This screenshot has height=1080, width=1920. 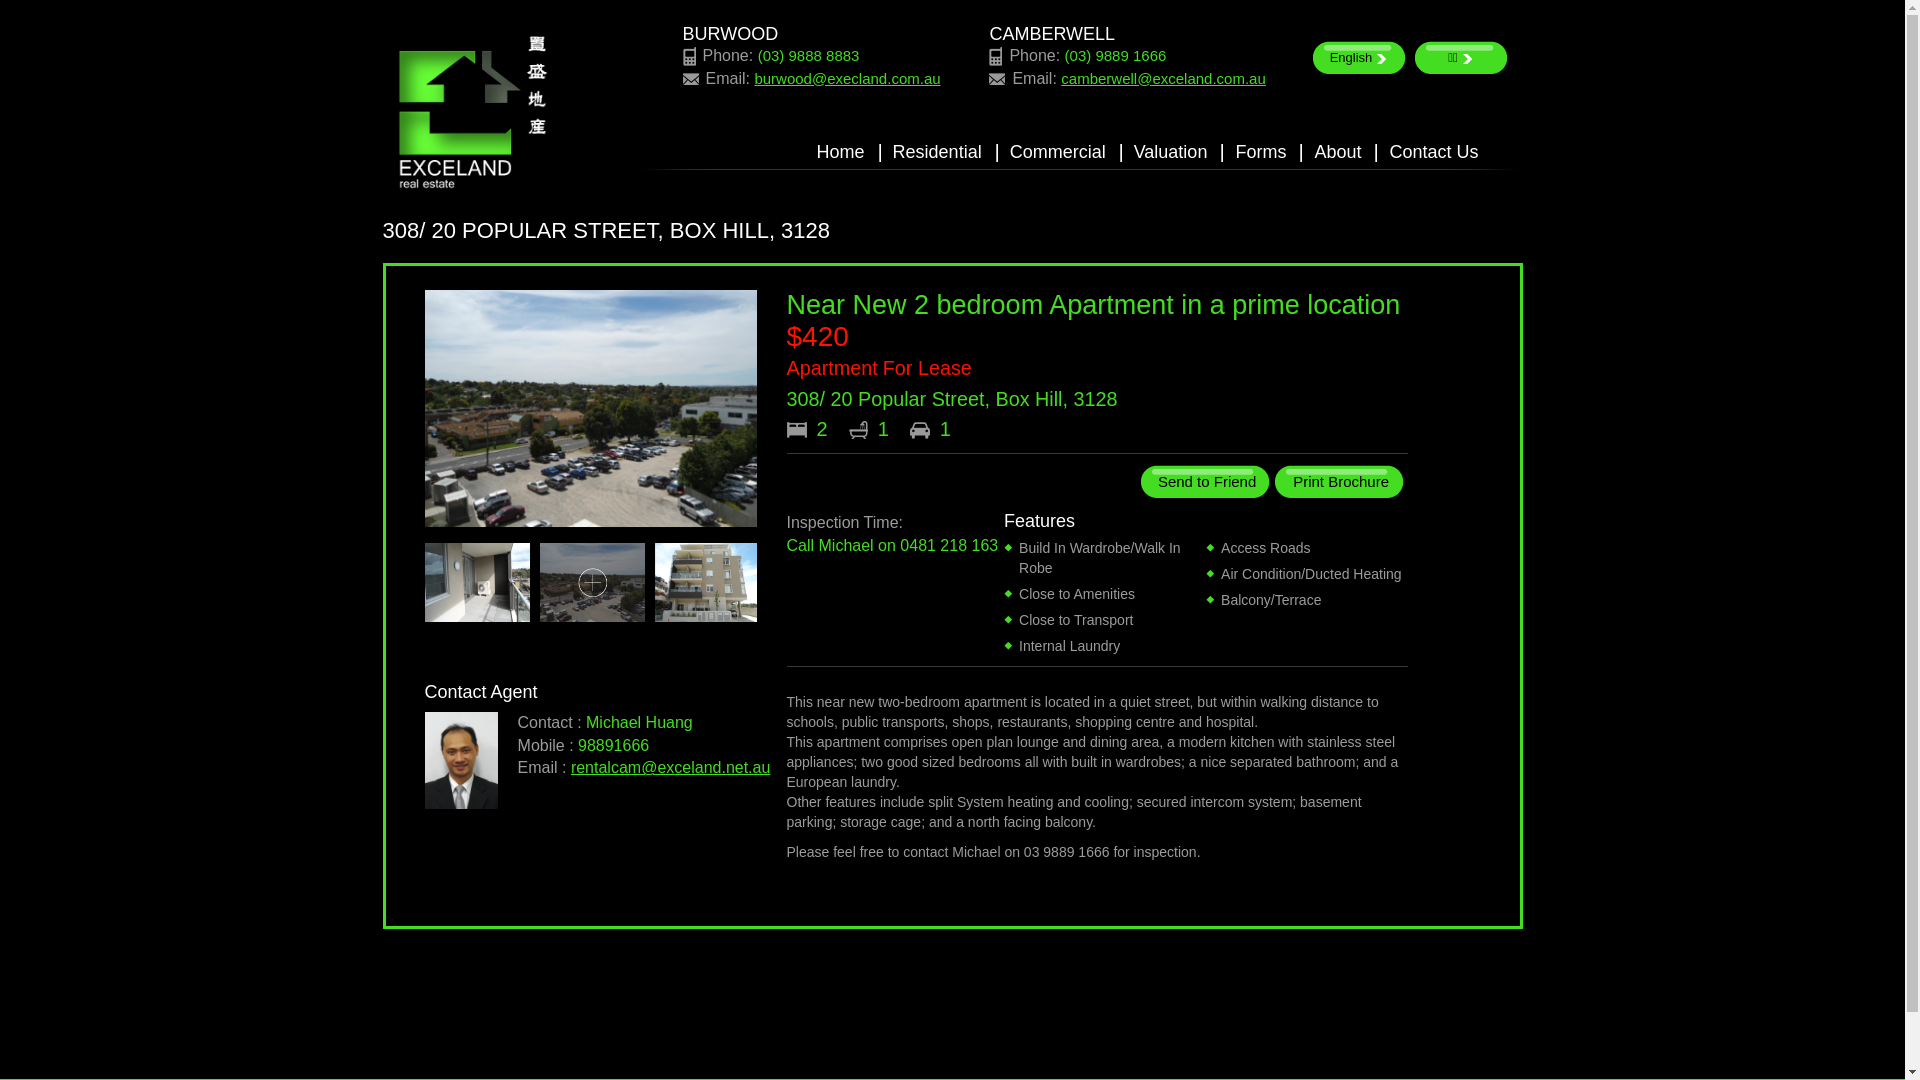 I want to click on 'camberwell@exceland.com.au', so click(x=1163, y=77).